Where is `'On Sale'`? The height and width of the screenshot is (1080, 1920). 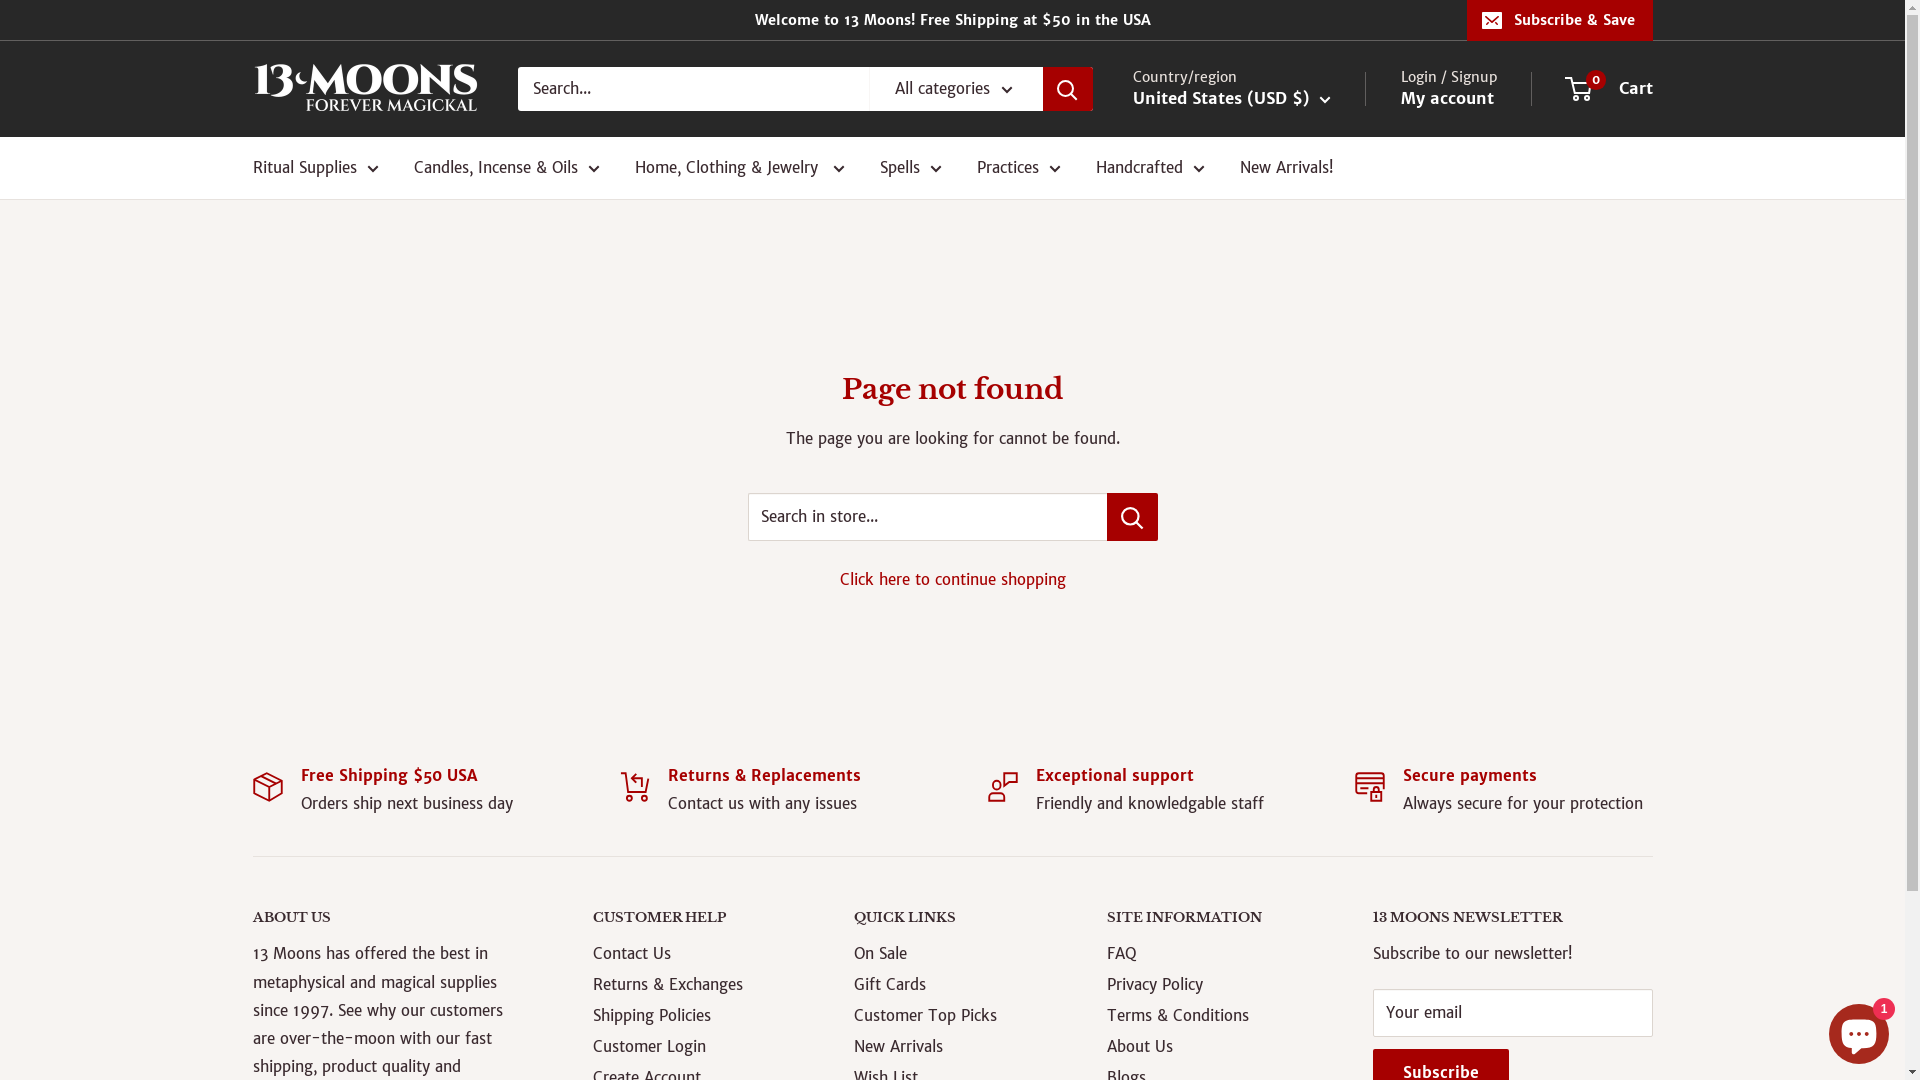
'On Sale' is located at coordinates (944, 952).